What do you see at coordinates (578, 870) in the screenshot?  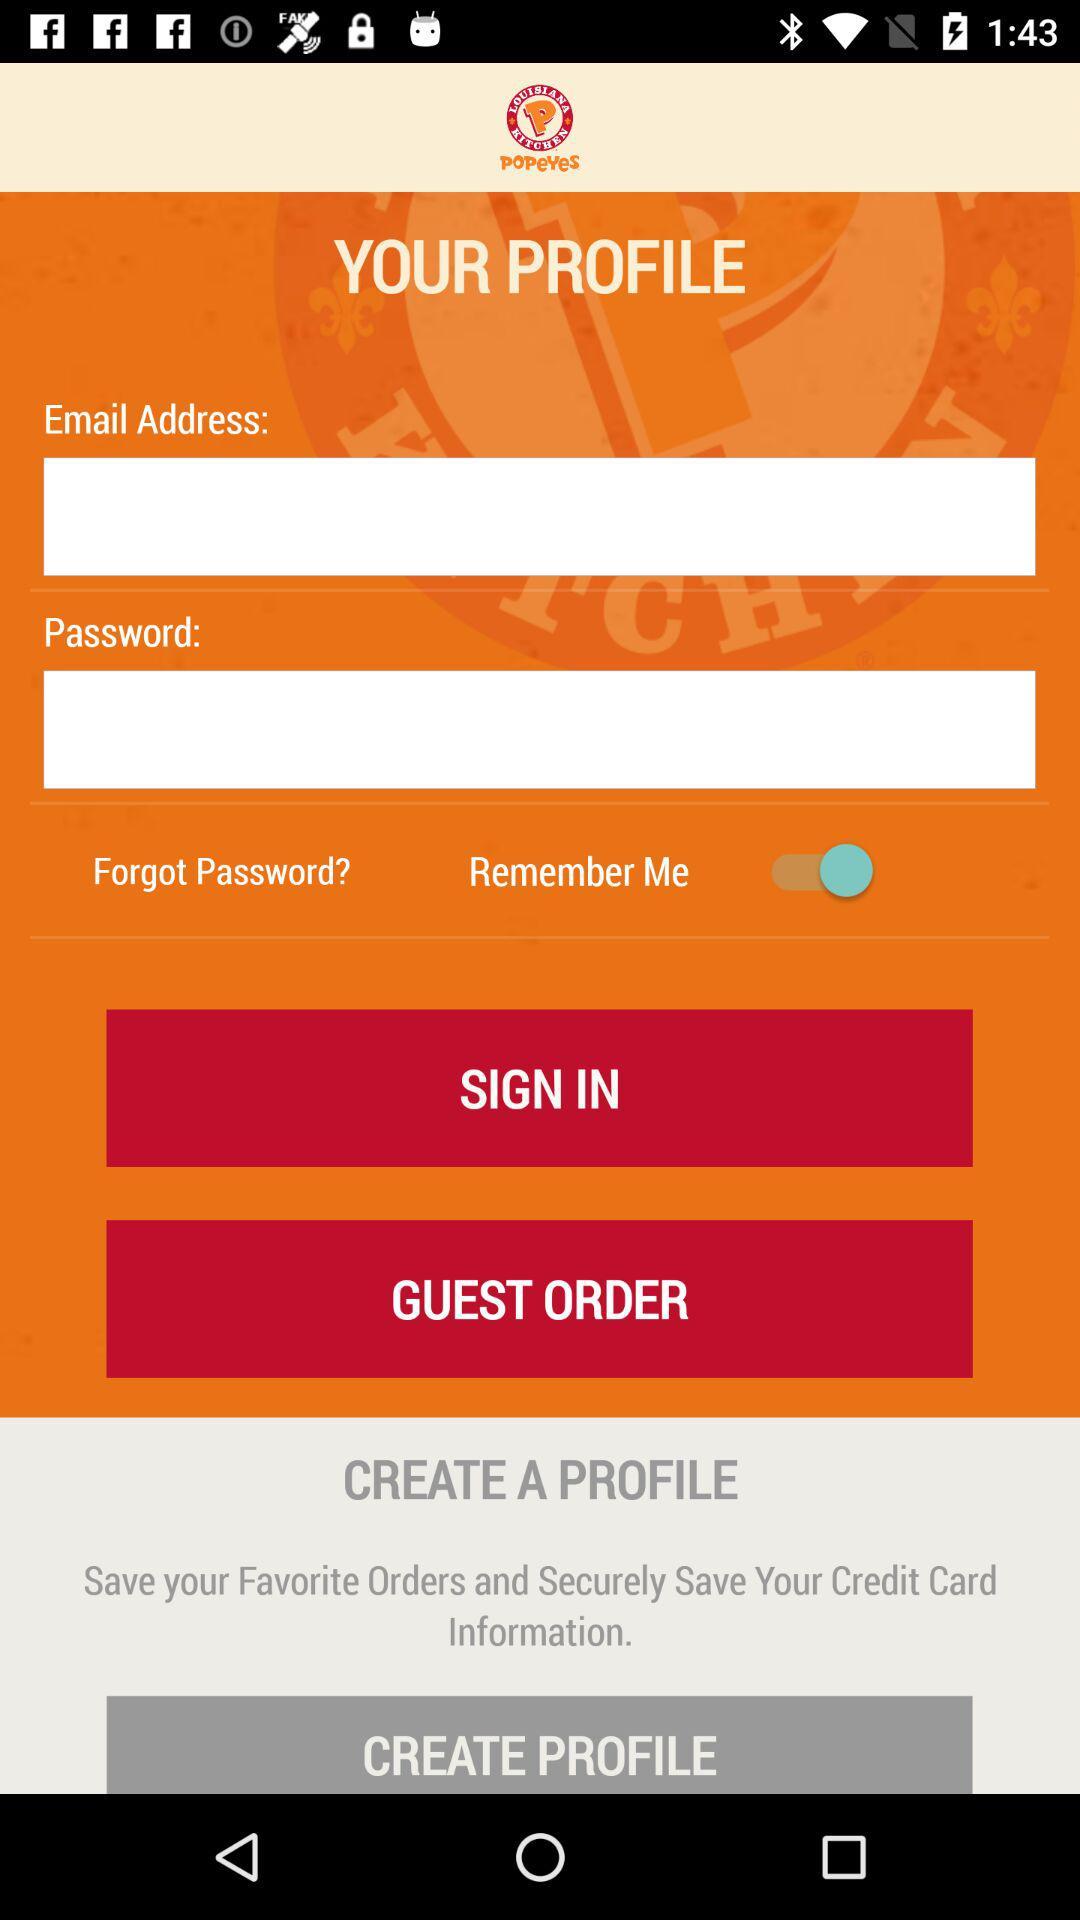 I see `the icon to the right of the forgot password? item` at bounding box center [578, 870].